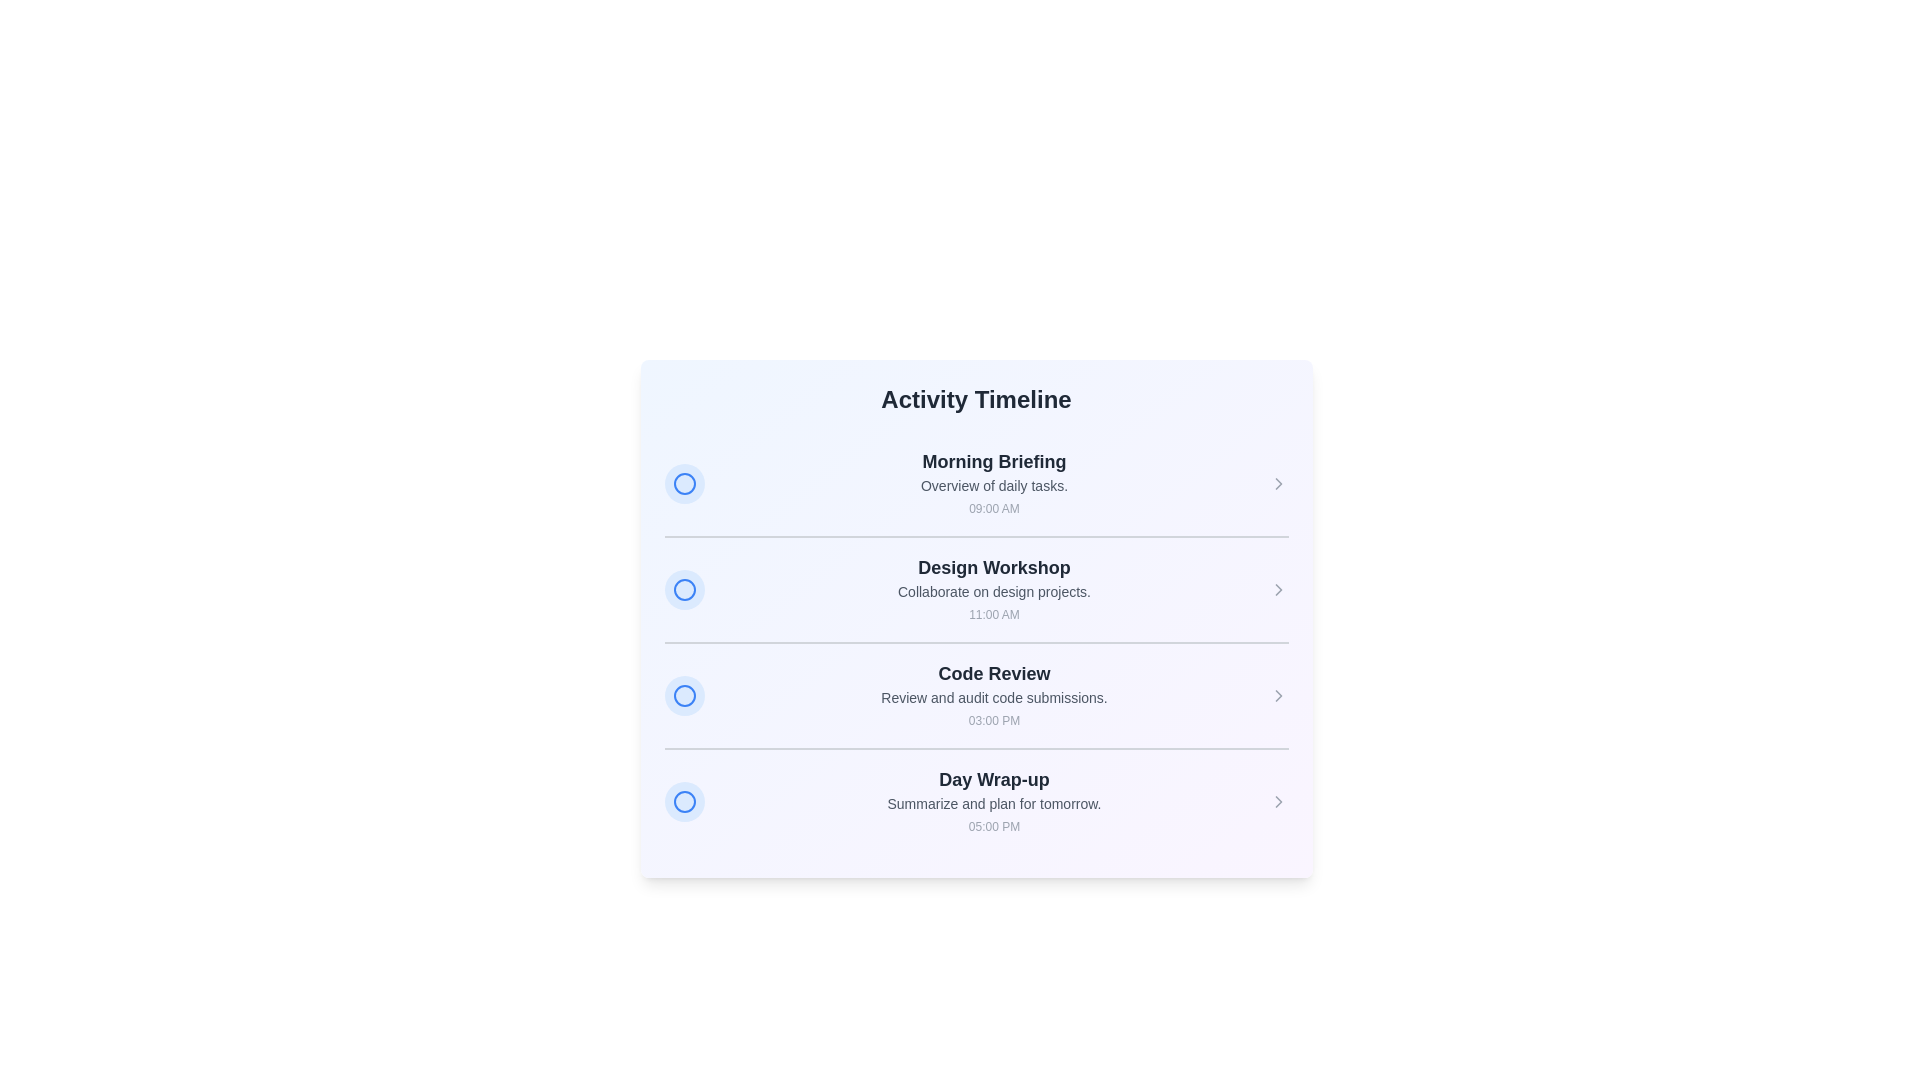  What do you see at coordinates (1277, 483) in the screenshot?
I see `the icon at the end of the 'Morning Briefing' row in the 'Activity Timeline' section` at bounding box center [1277, 483].